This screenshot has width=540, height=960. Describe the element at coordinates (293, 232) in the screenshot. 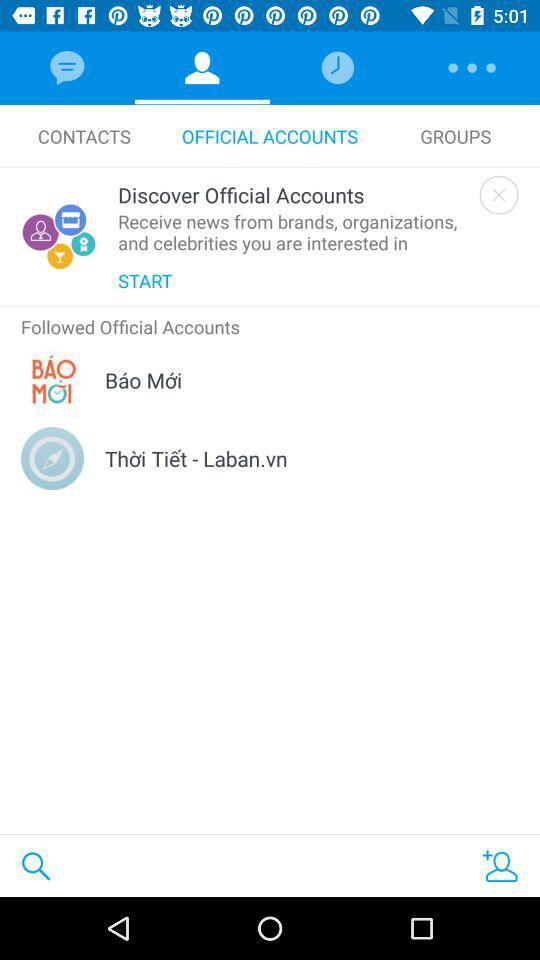

I see `item above the start item` at that location.